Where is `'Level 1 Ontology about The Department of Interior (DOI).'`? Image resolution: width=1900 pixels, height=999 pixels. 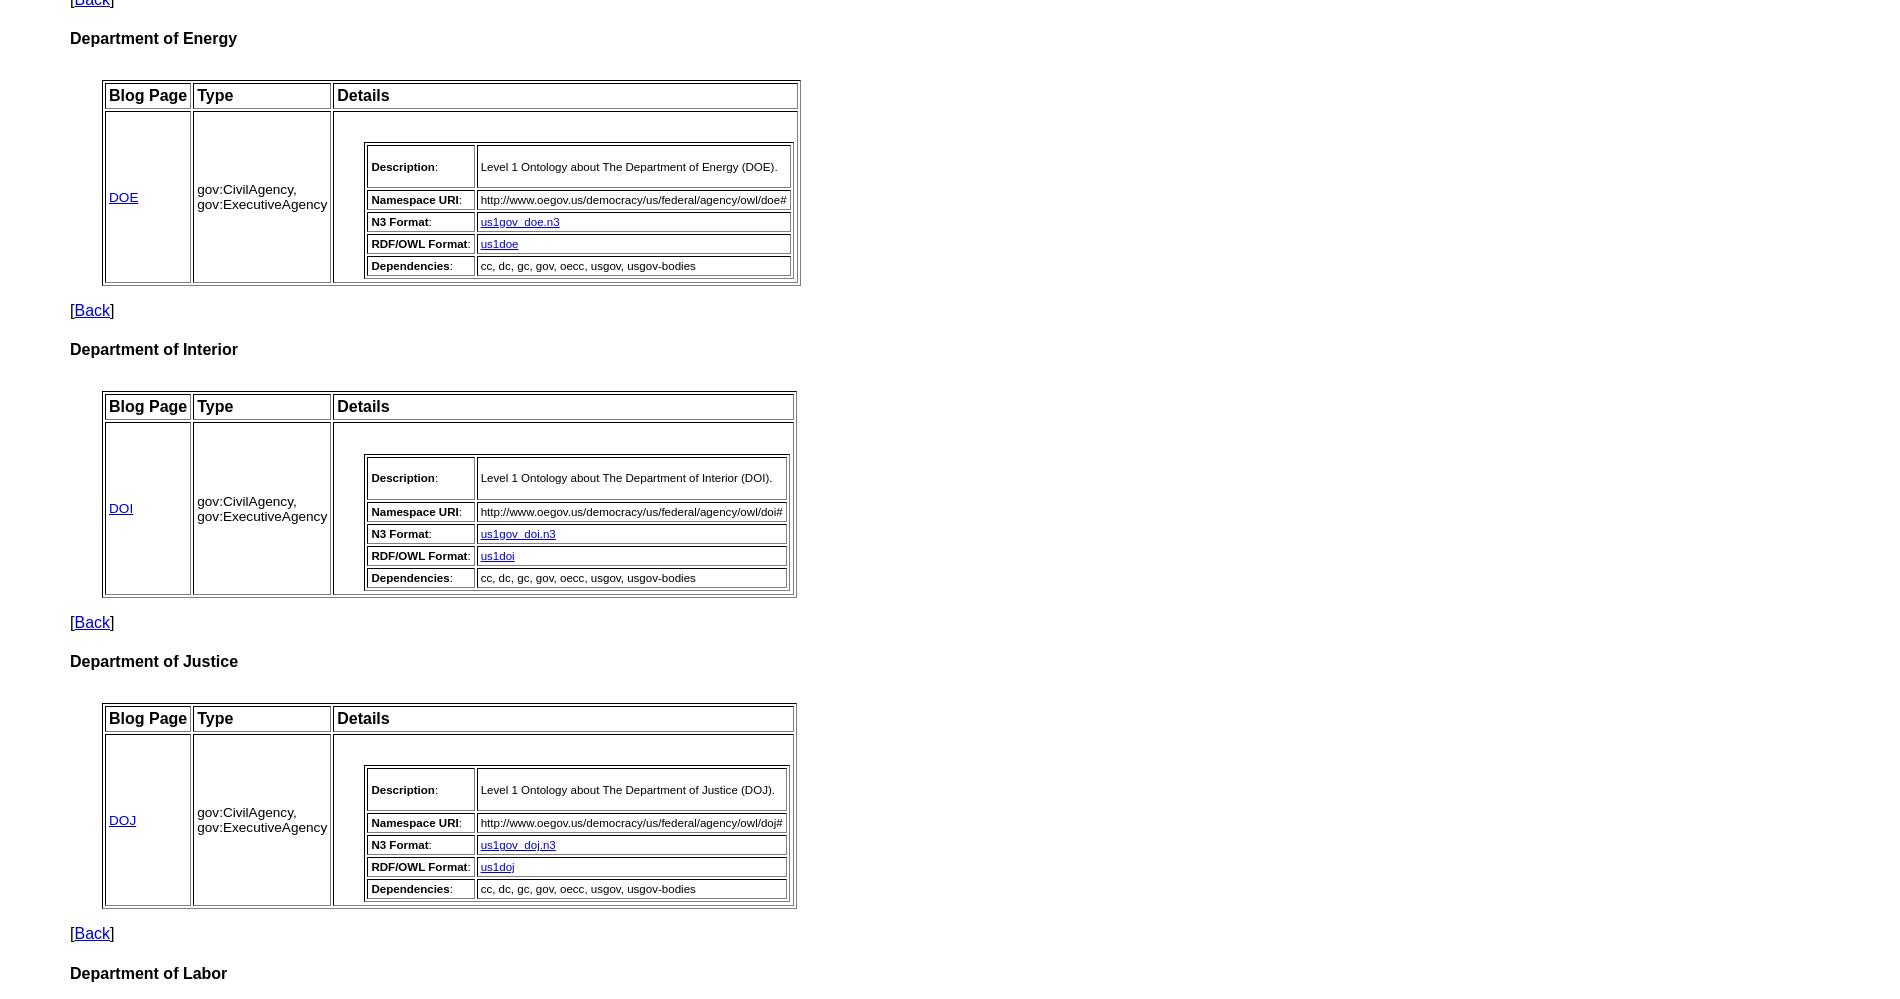 'Level 1 Ontology about The Department of Interior (DOI).' is located at coordinates (626, 478).